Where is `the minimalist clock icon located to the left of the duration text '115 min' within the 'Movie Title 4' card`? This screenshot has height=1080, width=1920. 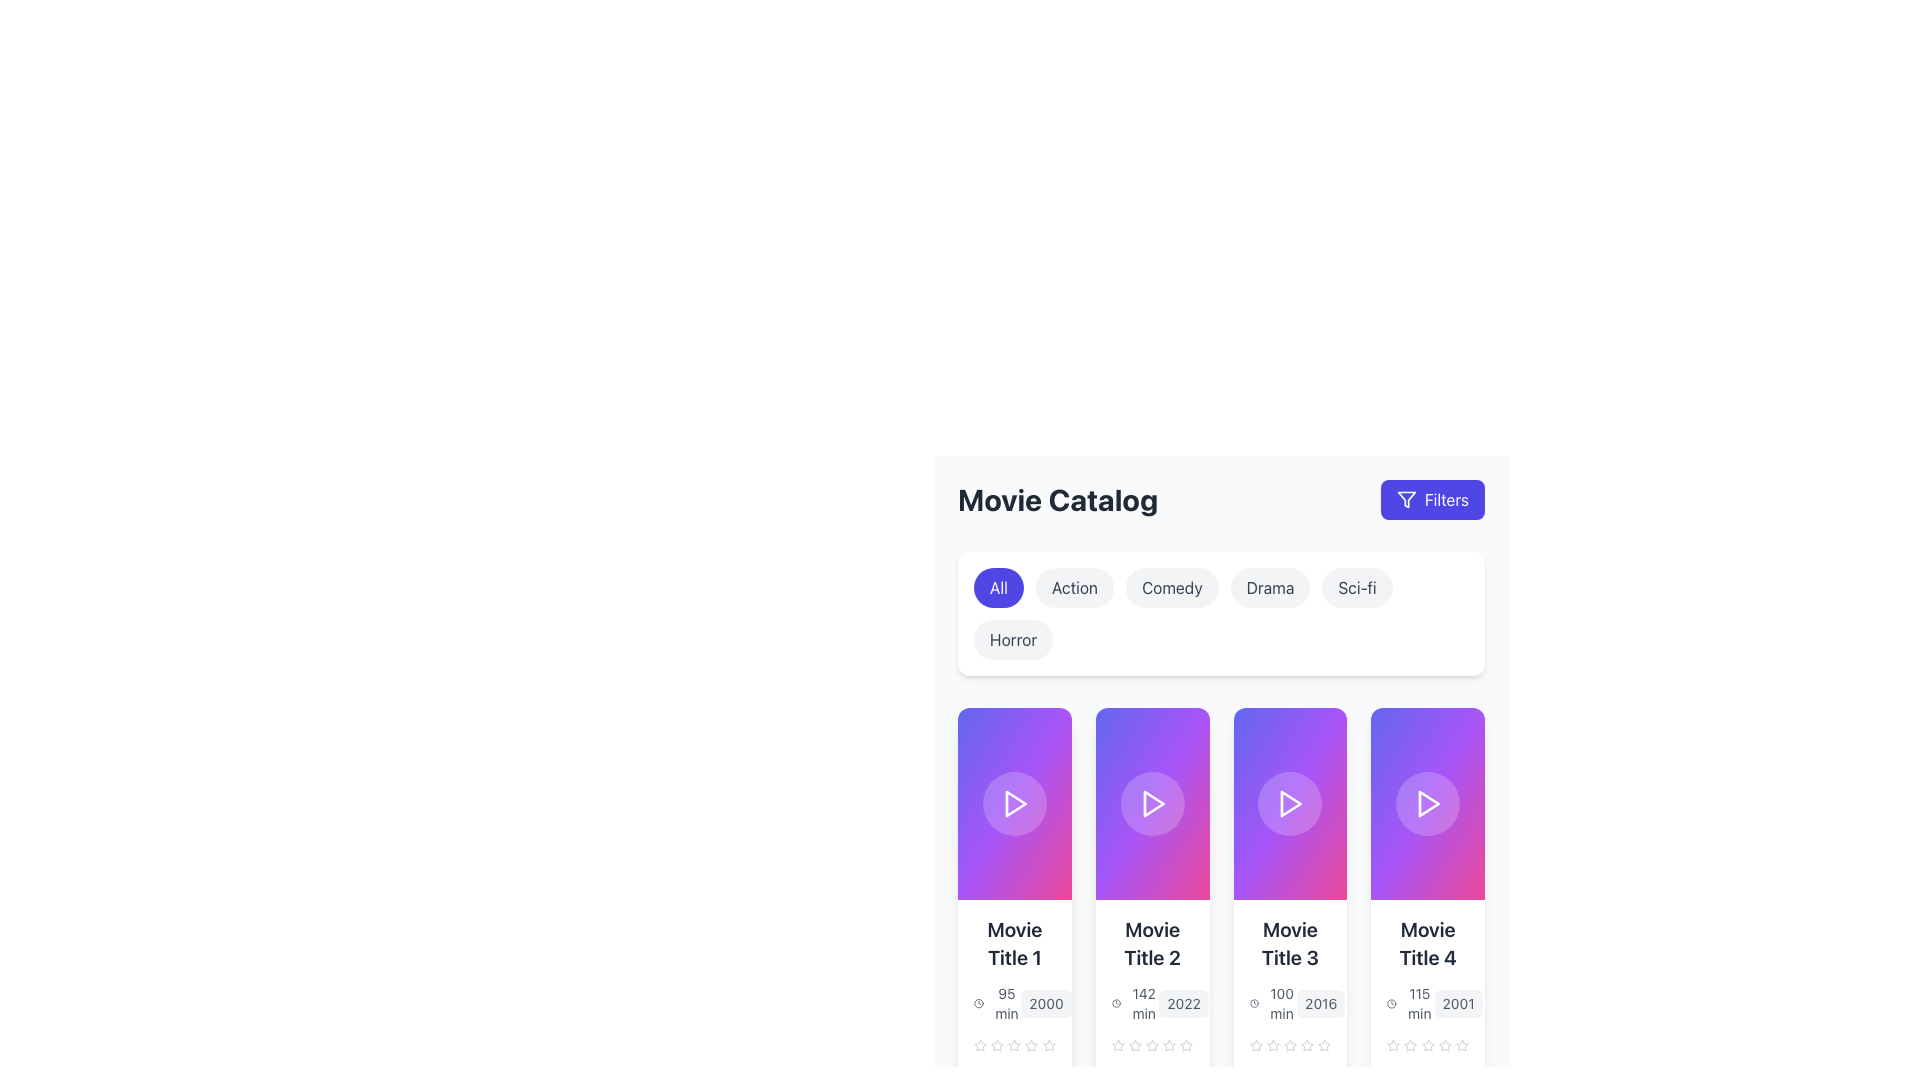 the minimalist clock icon located to the left of the duration text '115 min' within the 'Movie Title 4' card is located at coordinates (1391, 1003).